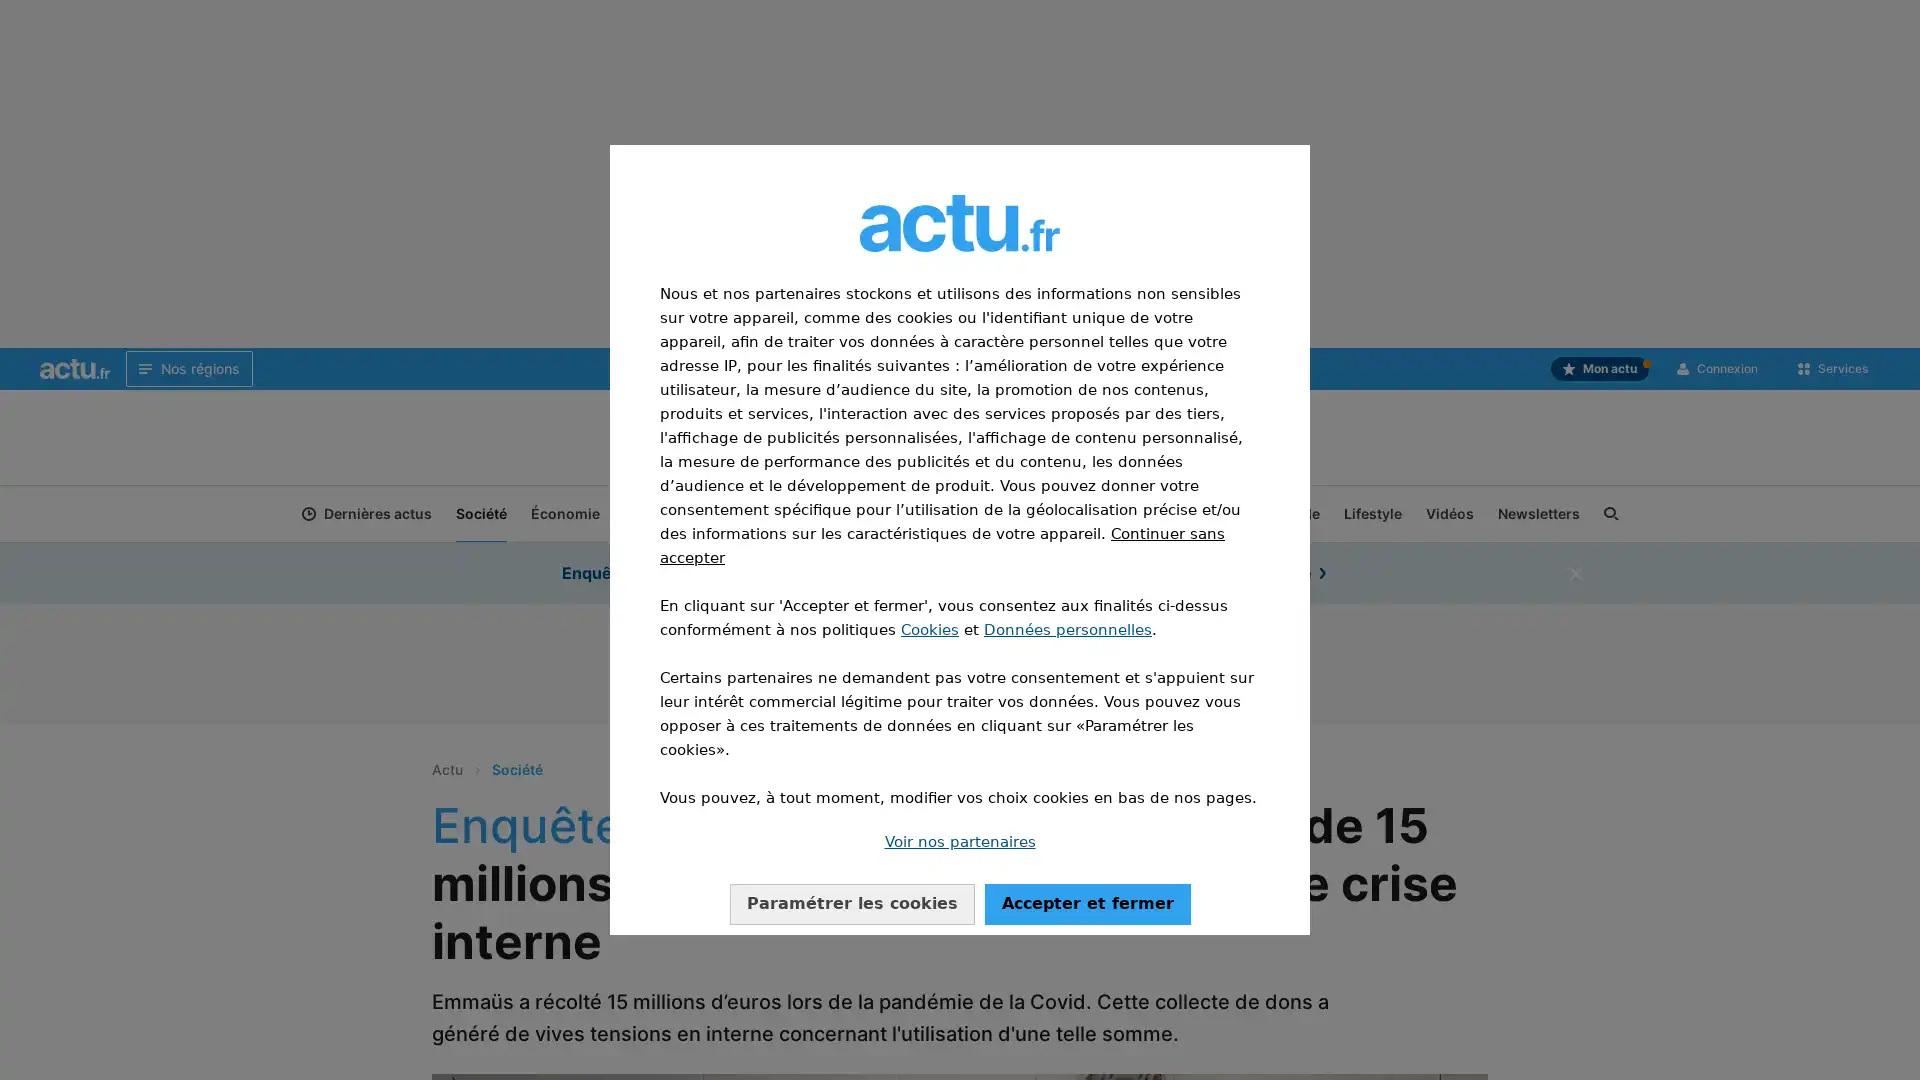 This screenshot has height=1080, width=1920. Describe the element at coordinates (960, 841) in the screenshot. I see `Voir nos partenaires` at that location.